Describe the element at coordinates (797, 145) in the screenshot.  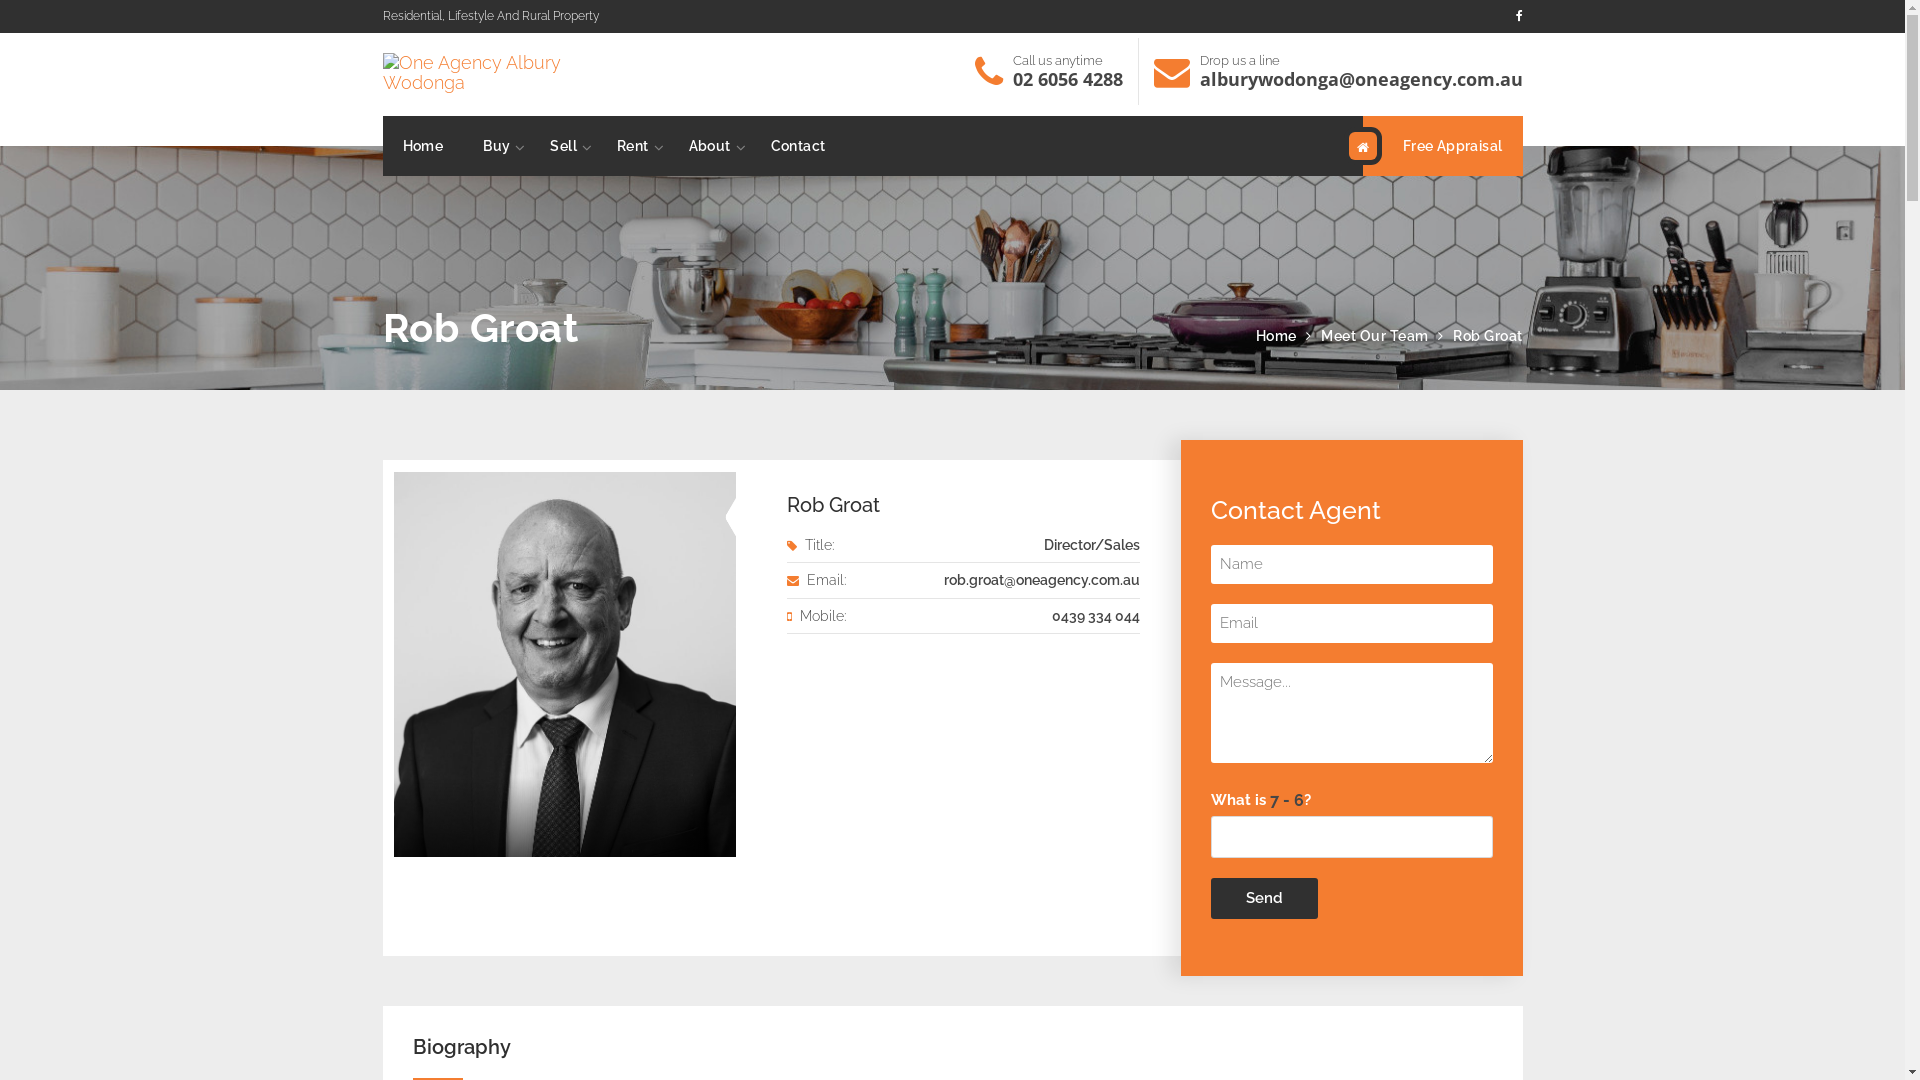
I see `'Contact'` at that location.